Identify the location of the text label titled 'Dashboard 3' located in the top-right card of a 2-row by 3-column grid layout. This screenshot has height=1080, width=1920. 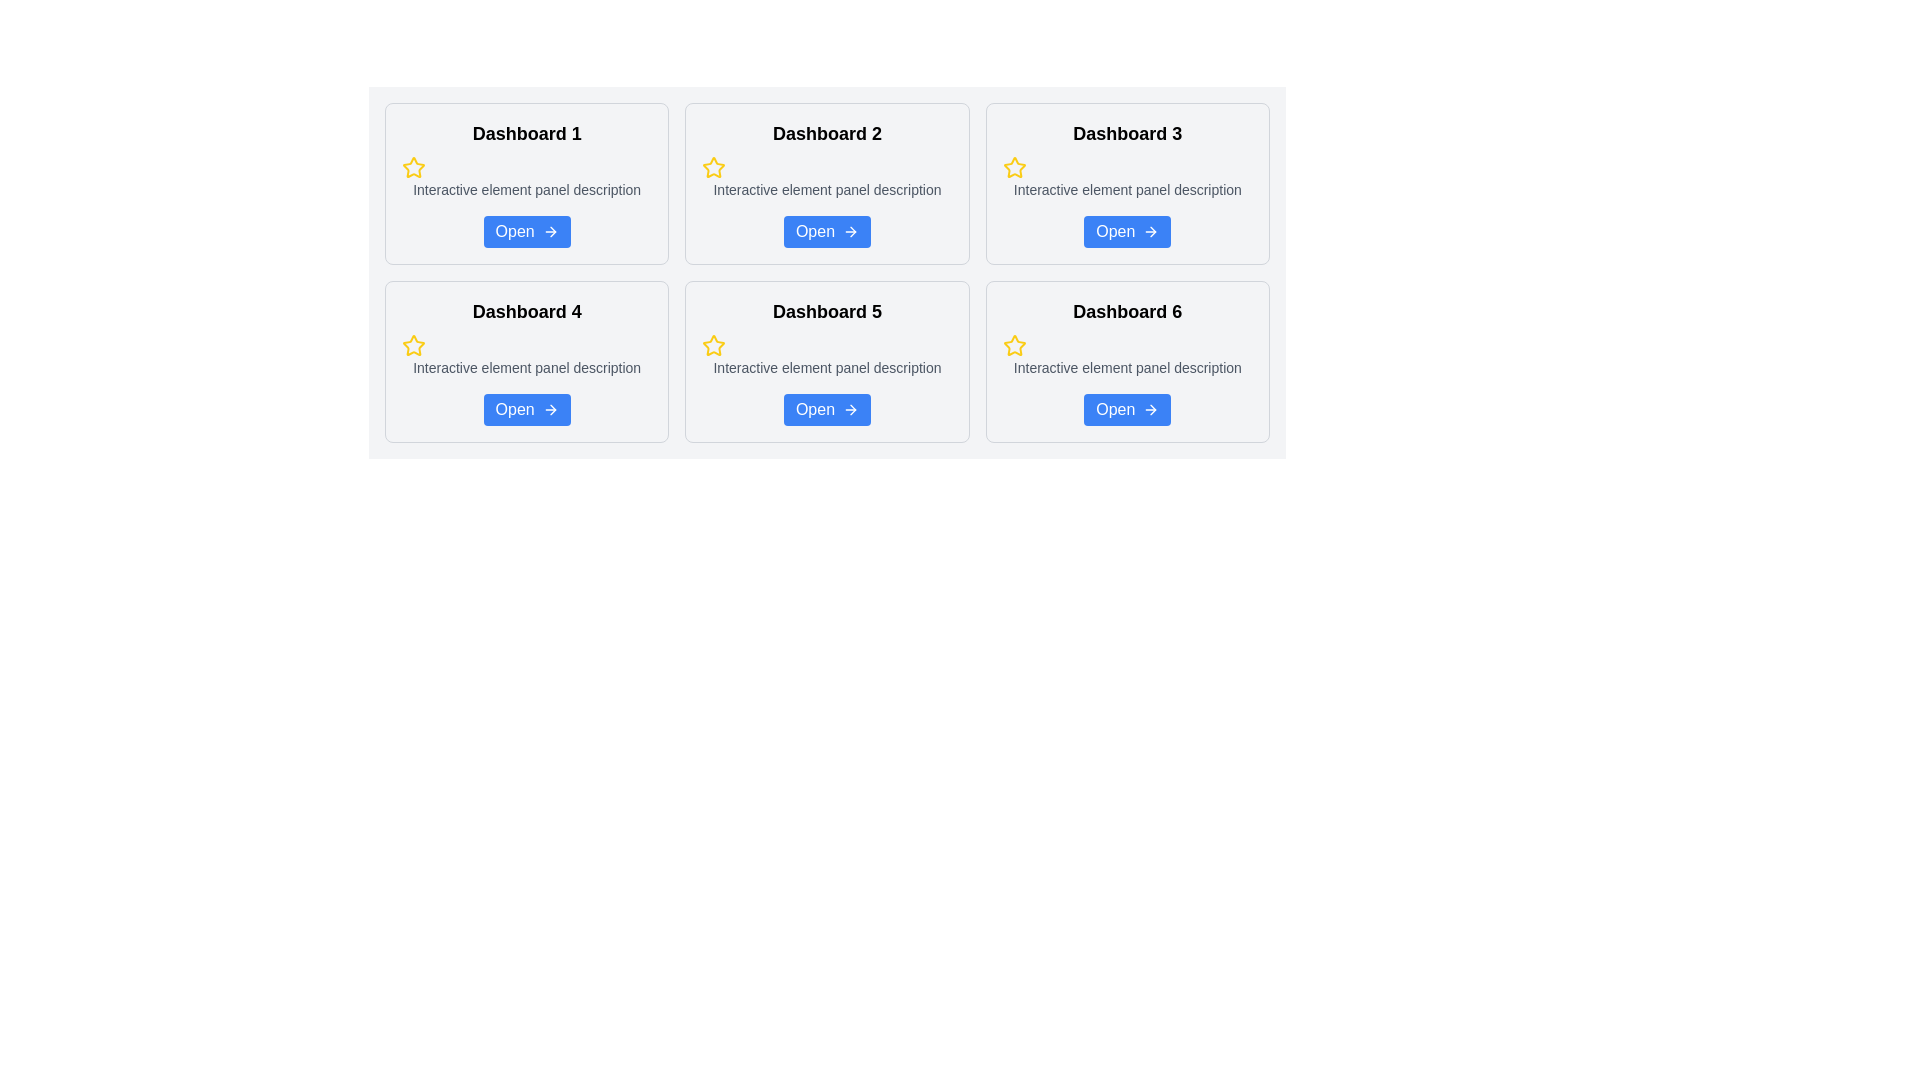
(1127, 134).